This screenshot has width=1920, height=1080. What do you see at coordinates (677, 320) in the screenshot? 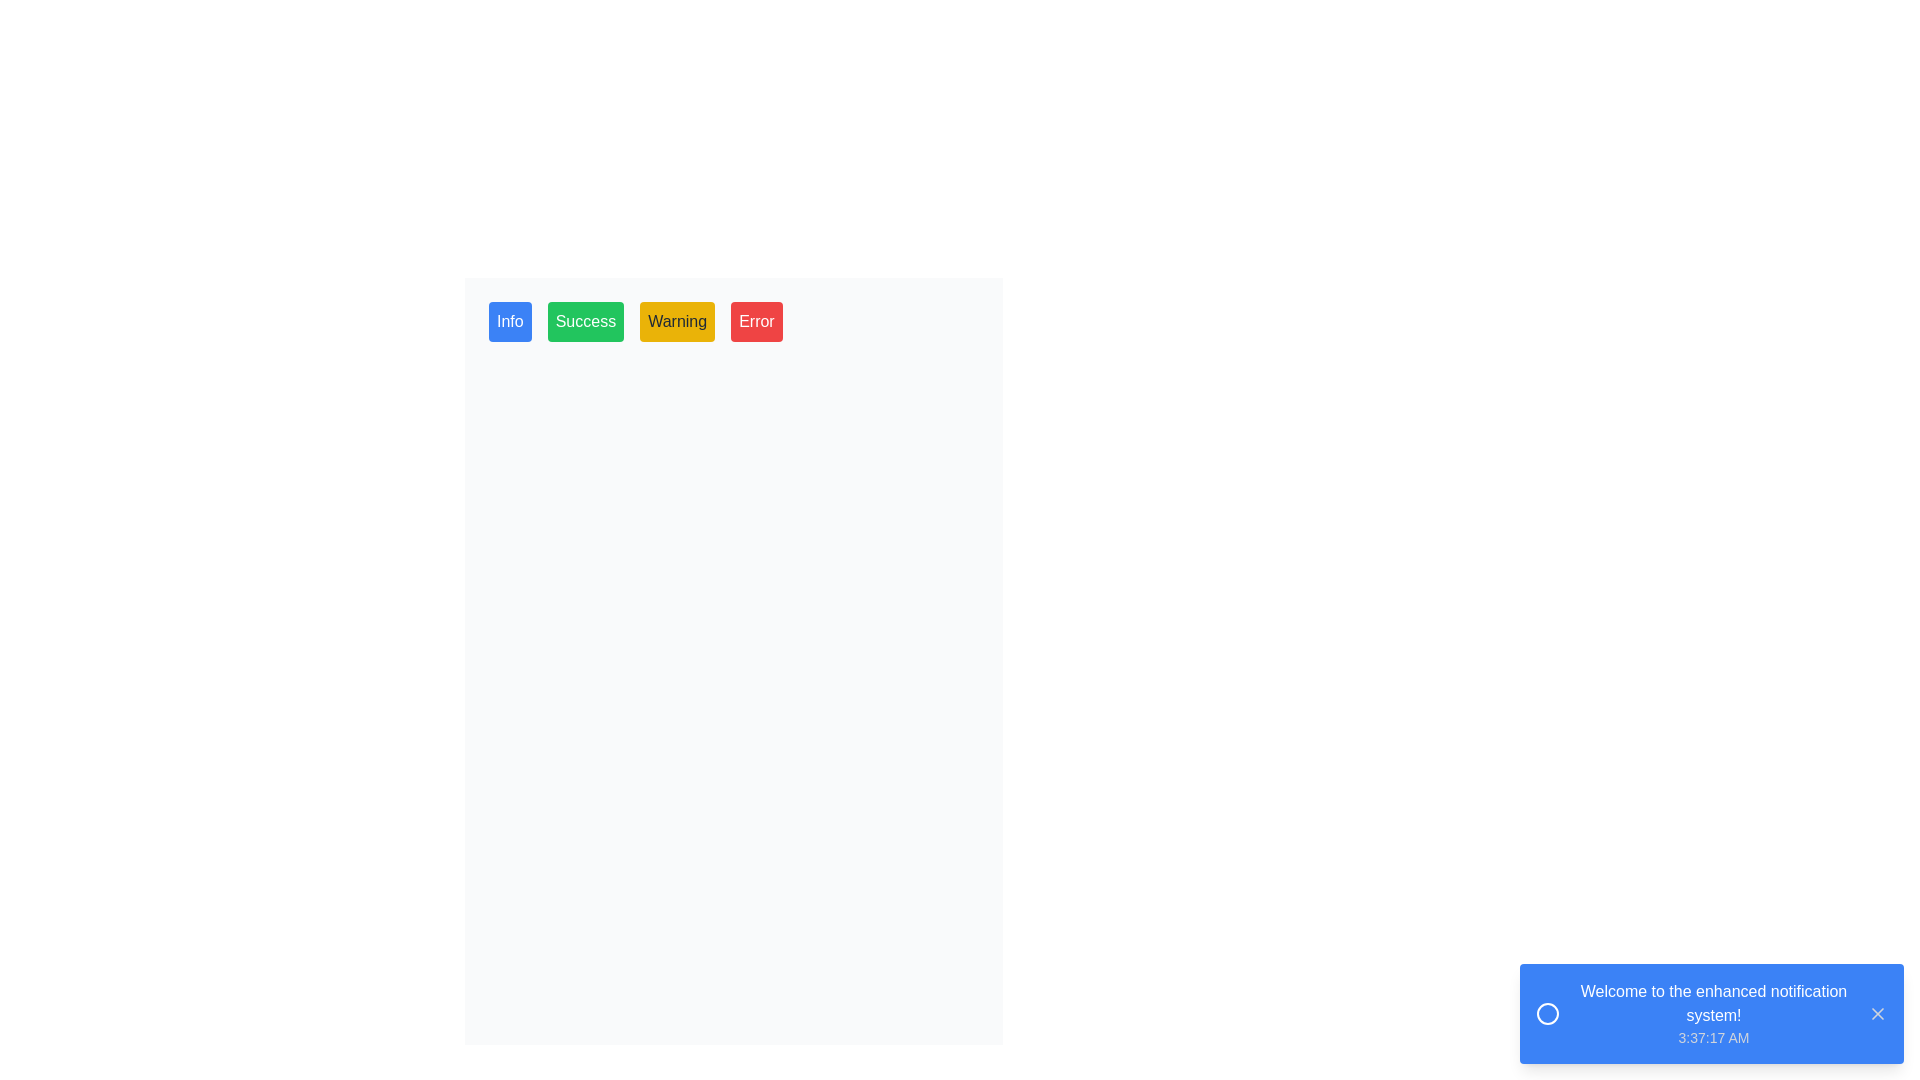
I see `the 'Warning' button, which is the third button in a row of buttons labeled 'Info', 'Success', 'Warning', and 'Error'` at bounding box center [677, 320].